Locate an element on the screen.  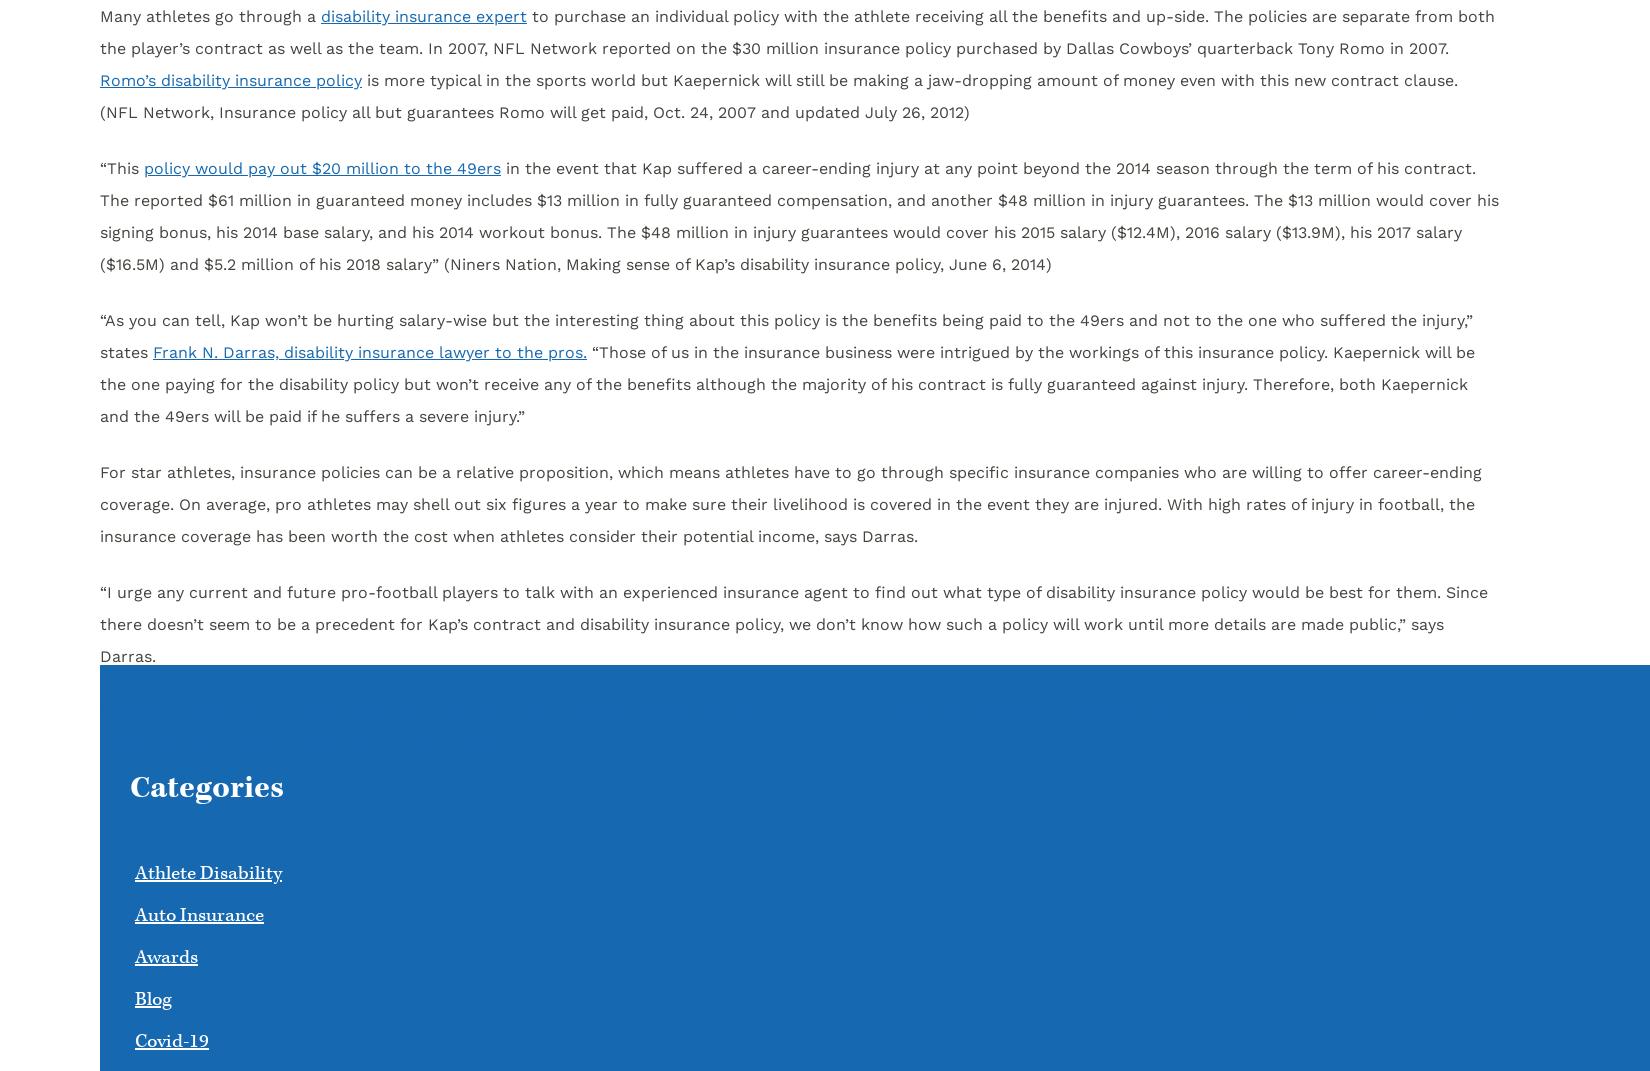
'Athlete Disability' is located at coordinates (208, 873).